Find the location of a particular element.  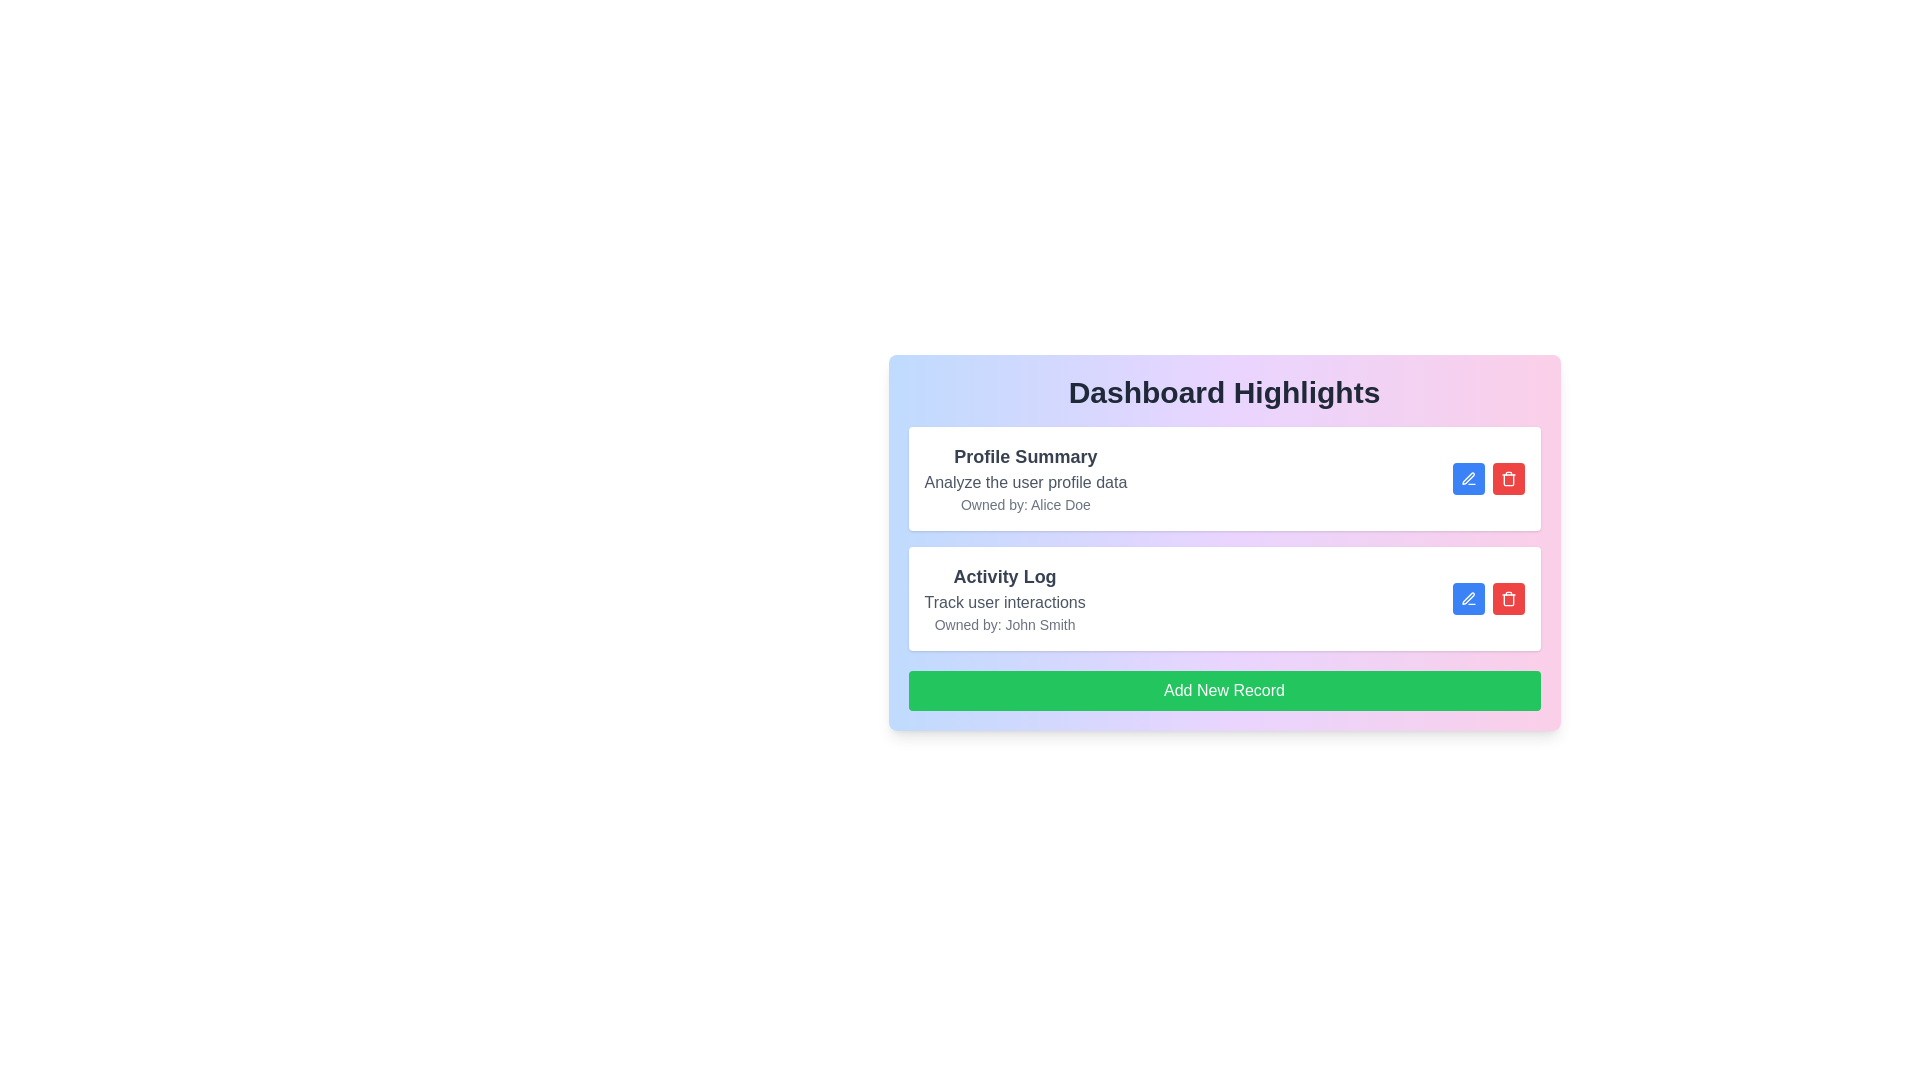

the deletion icon located to the far right of the 'Activity Log' row in the 'Dashboard Highlights' section is located at coordinates (1508, 478).